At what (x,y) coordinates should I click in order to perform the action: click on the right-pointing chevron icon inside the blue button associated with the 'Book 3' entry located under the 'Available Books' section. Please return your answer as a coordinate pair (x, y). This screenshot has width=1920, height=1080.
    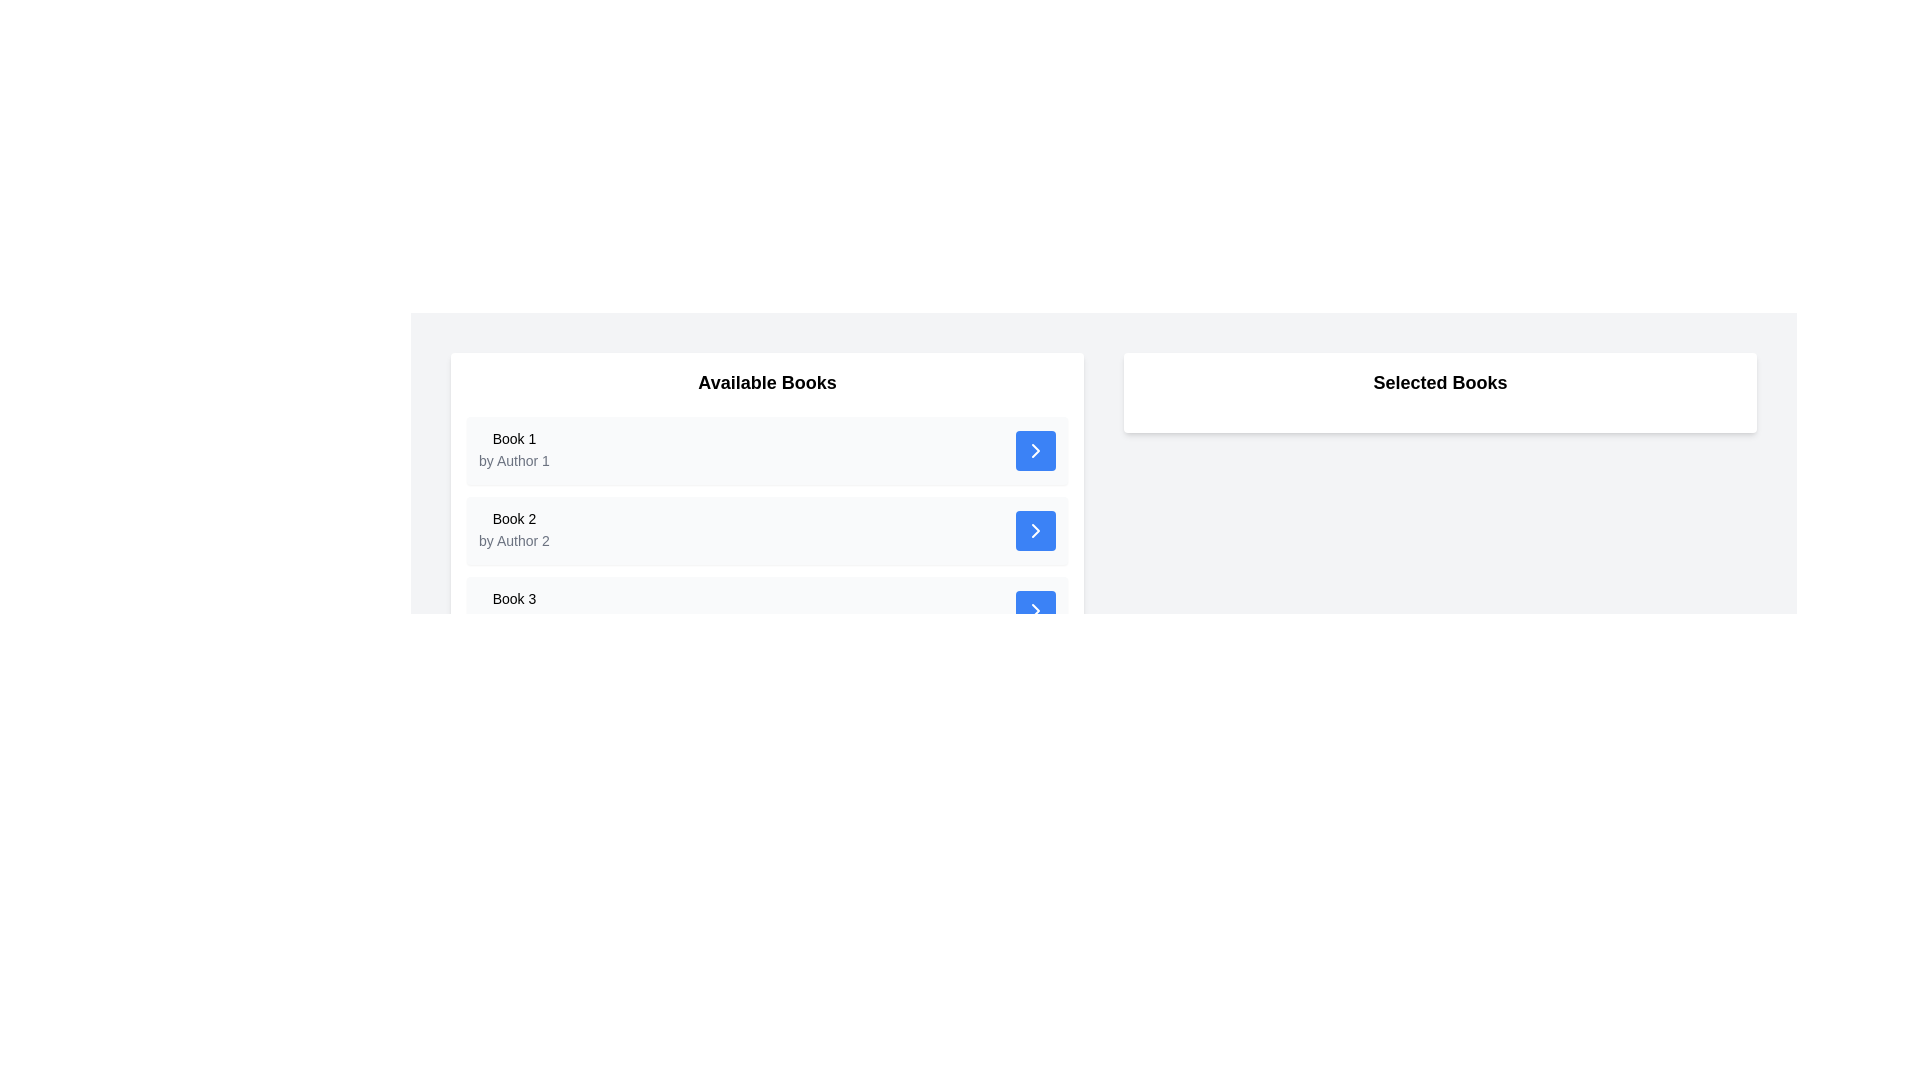
    Looking at the image, I should click on (1036, 609).